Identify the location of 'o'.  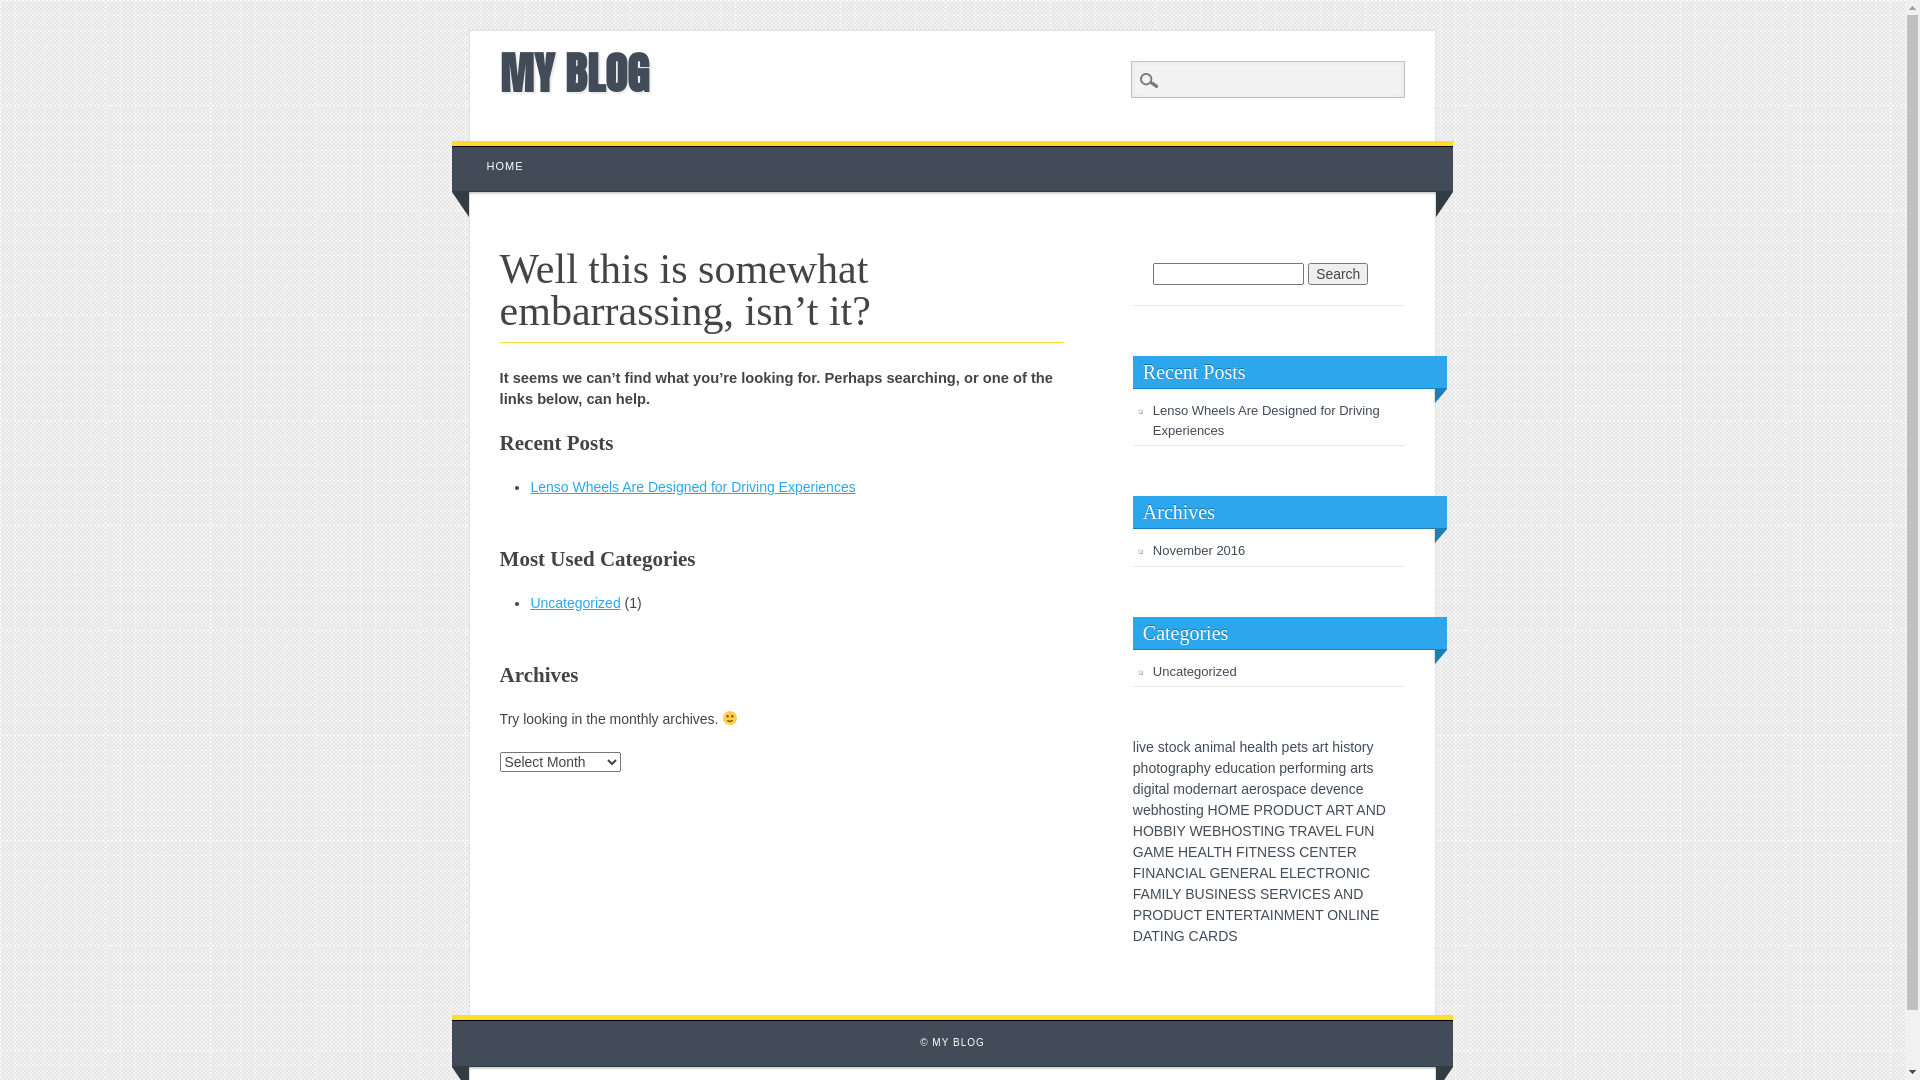
(1358, 747).